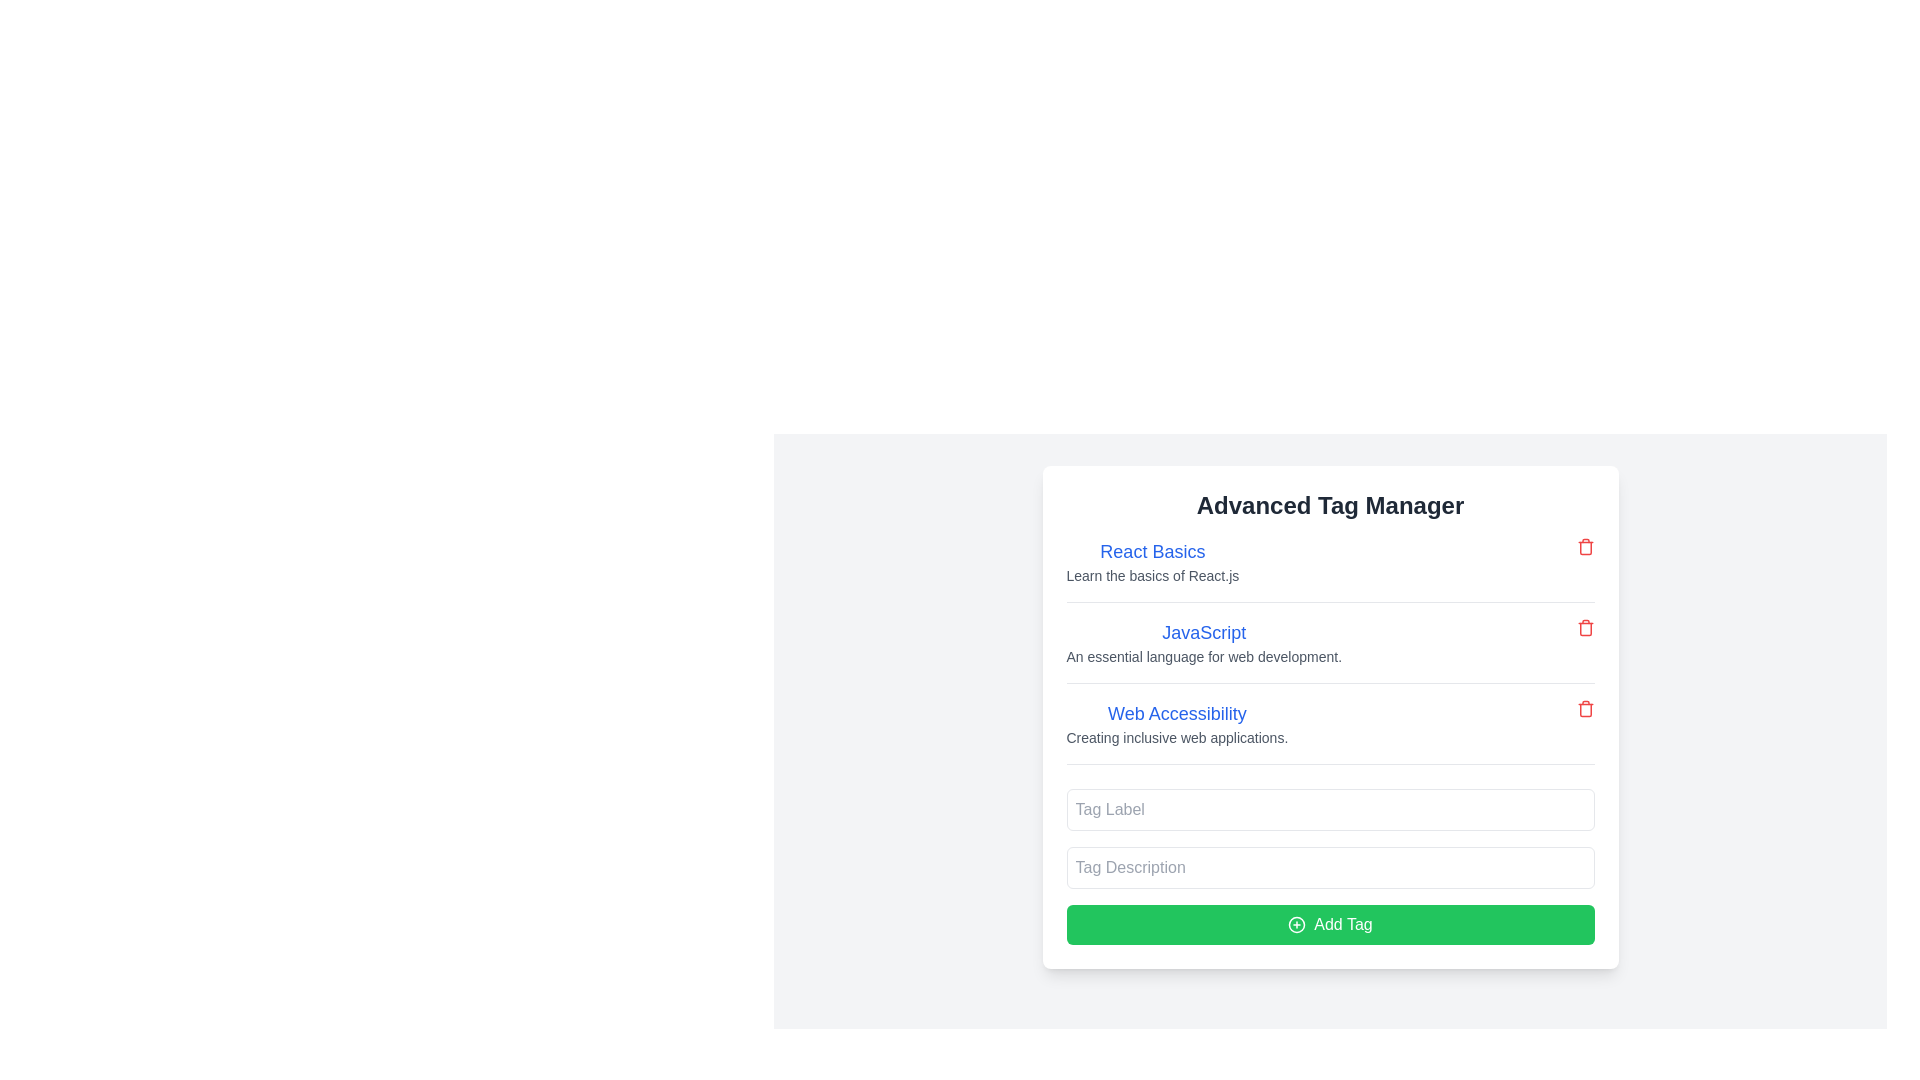 This screenshot has height=1080, width=1920. I want to click on the composite text block that serves as a descriptive label for information about JavaScript, located in the center-right of the 'Advanced Tag Manager' section, so click(1330, 651).